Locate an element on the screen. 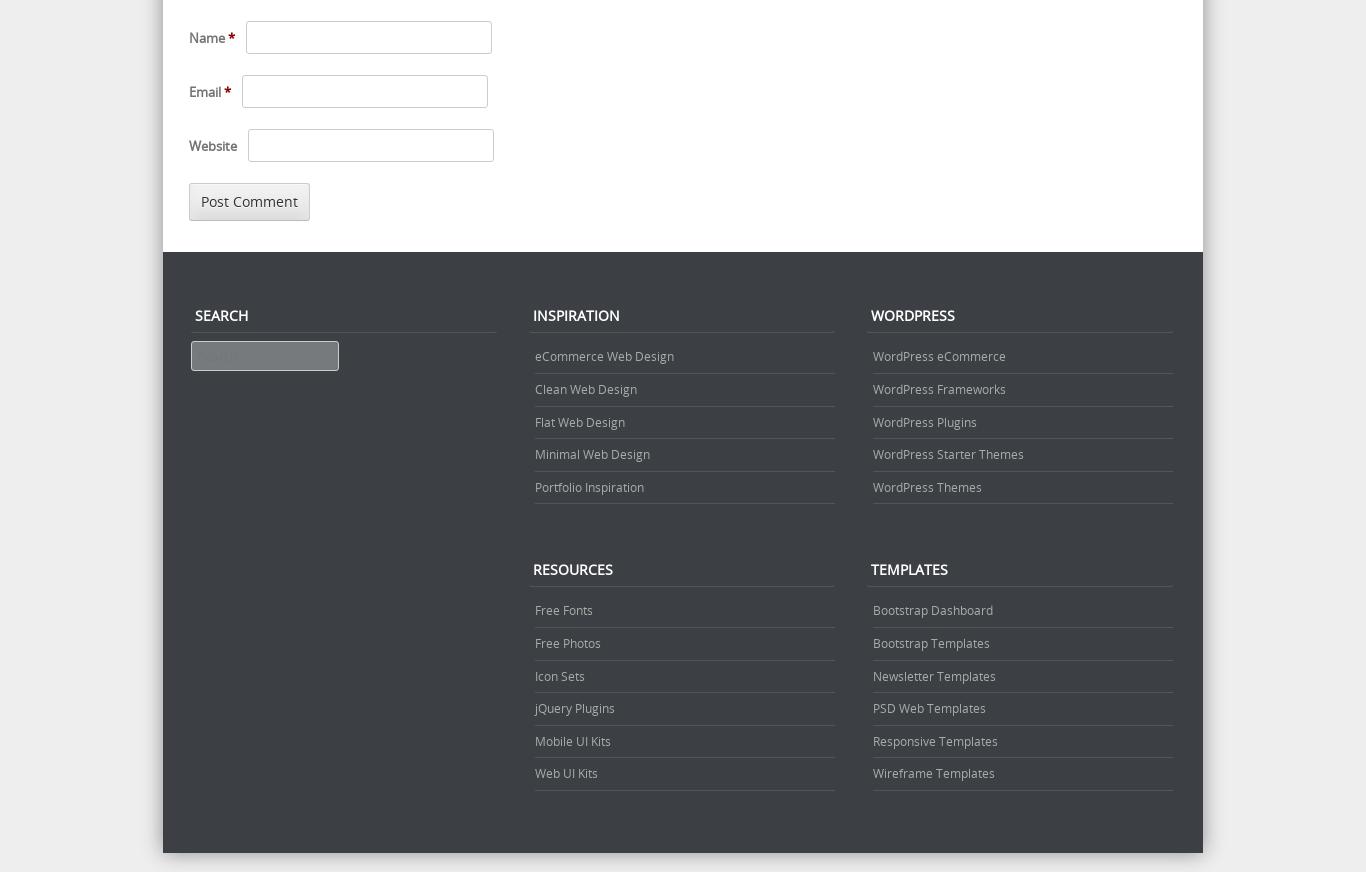  'WordPress Frameworks' is located at coordinates (939, 388).